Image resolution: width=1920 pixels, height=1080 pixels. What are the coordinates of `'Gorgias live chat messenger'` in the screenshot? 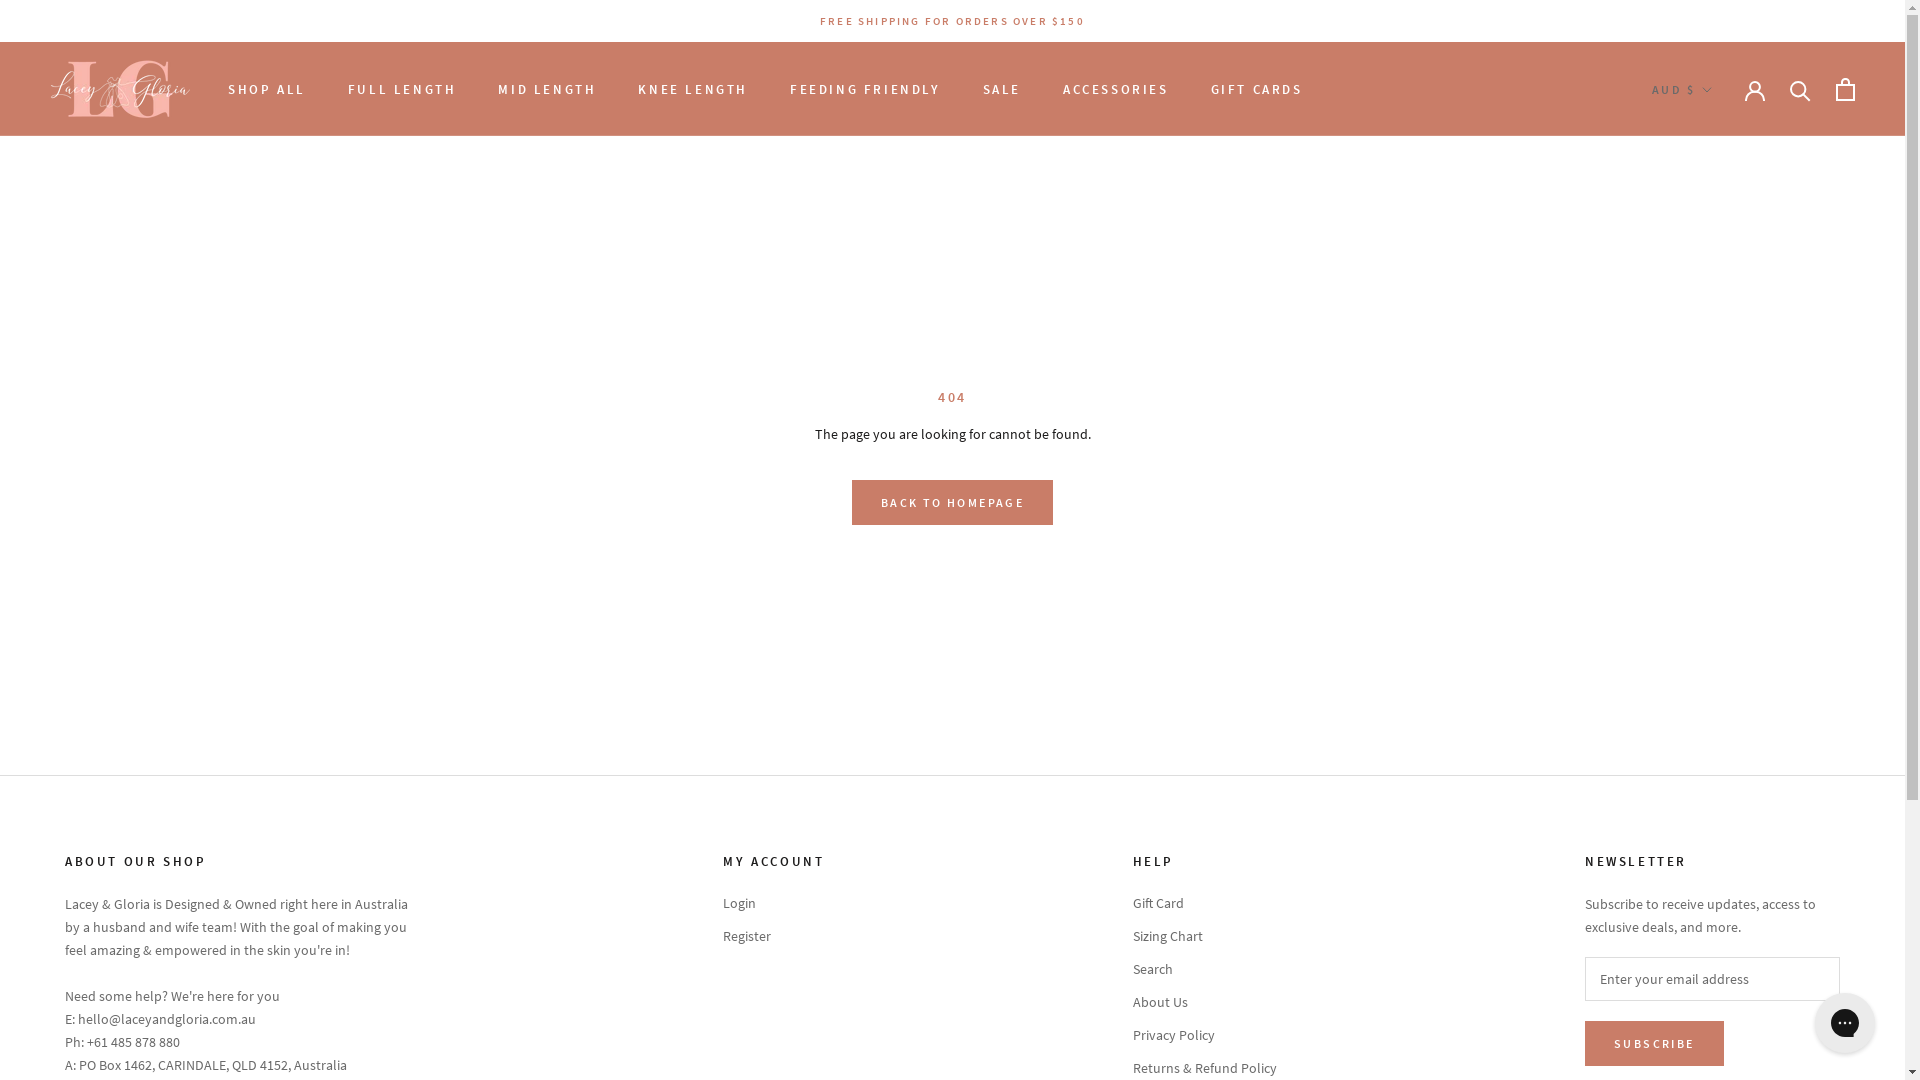 It's located at (1804, 1022).